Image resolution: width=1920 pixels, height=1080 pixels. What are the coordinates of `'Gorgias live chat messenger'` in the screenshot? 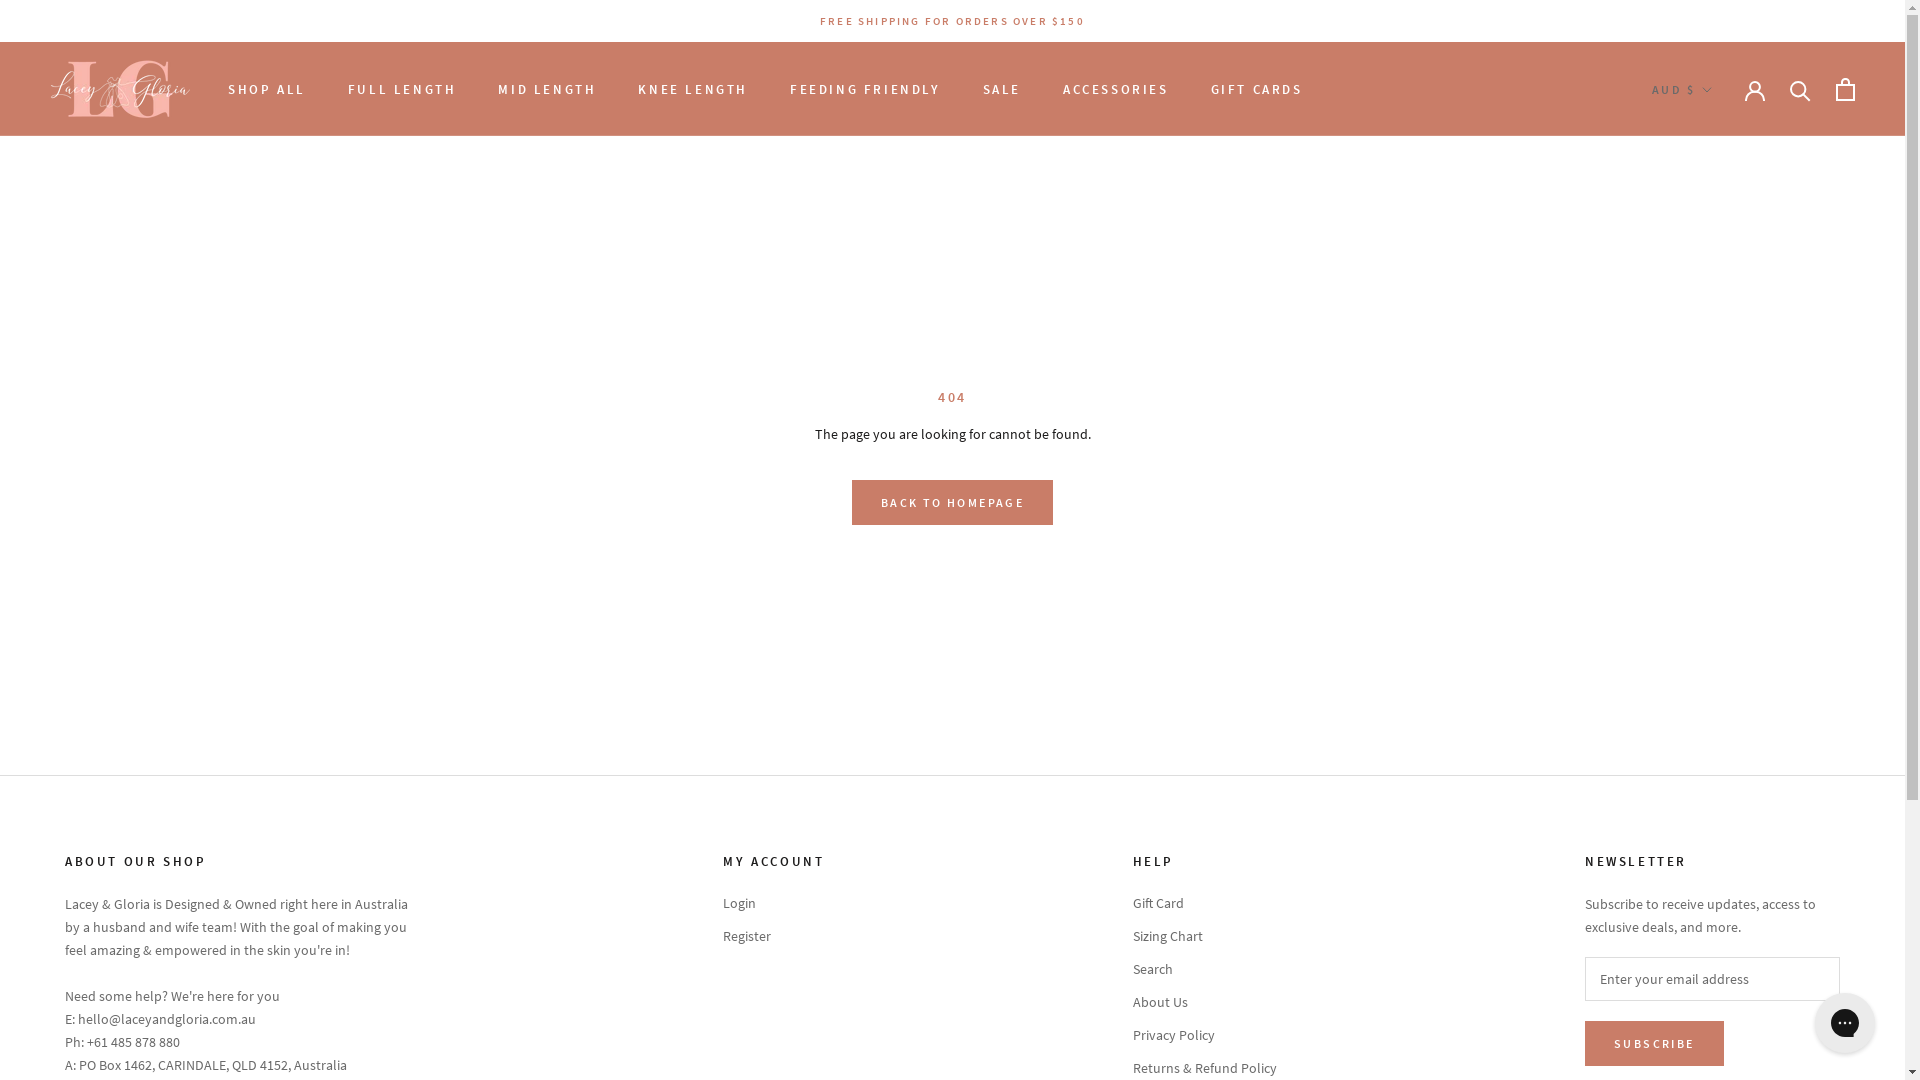 It's located at (1804, 1022).